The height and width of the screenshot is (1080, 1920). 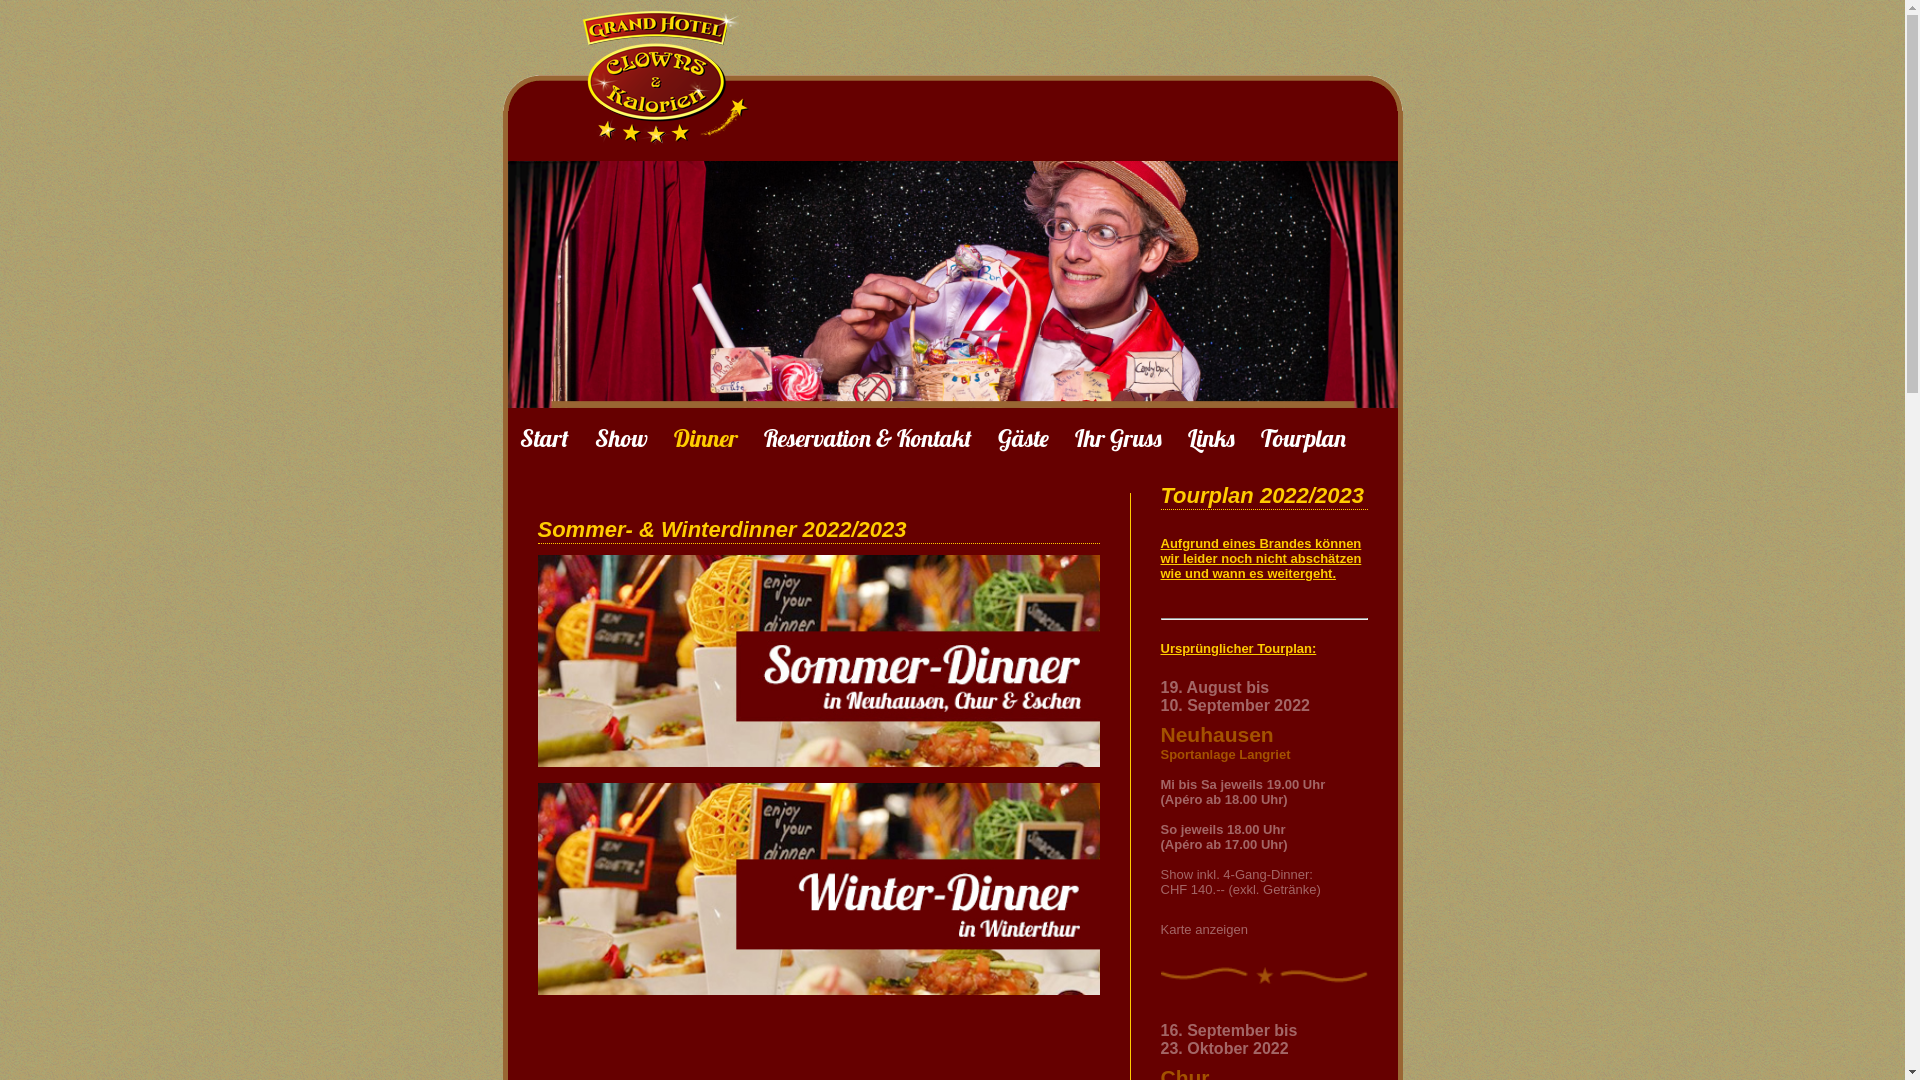 What do you see at coordinates (544, 437) in the screenshot?
I see `'Start'` at bounding box center [544, 437].